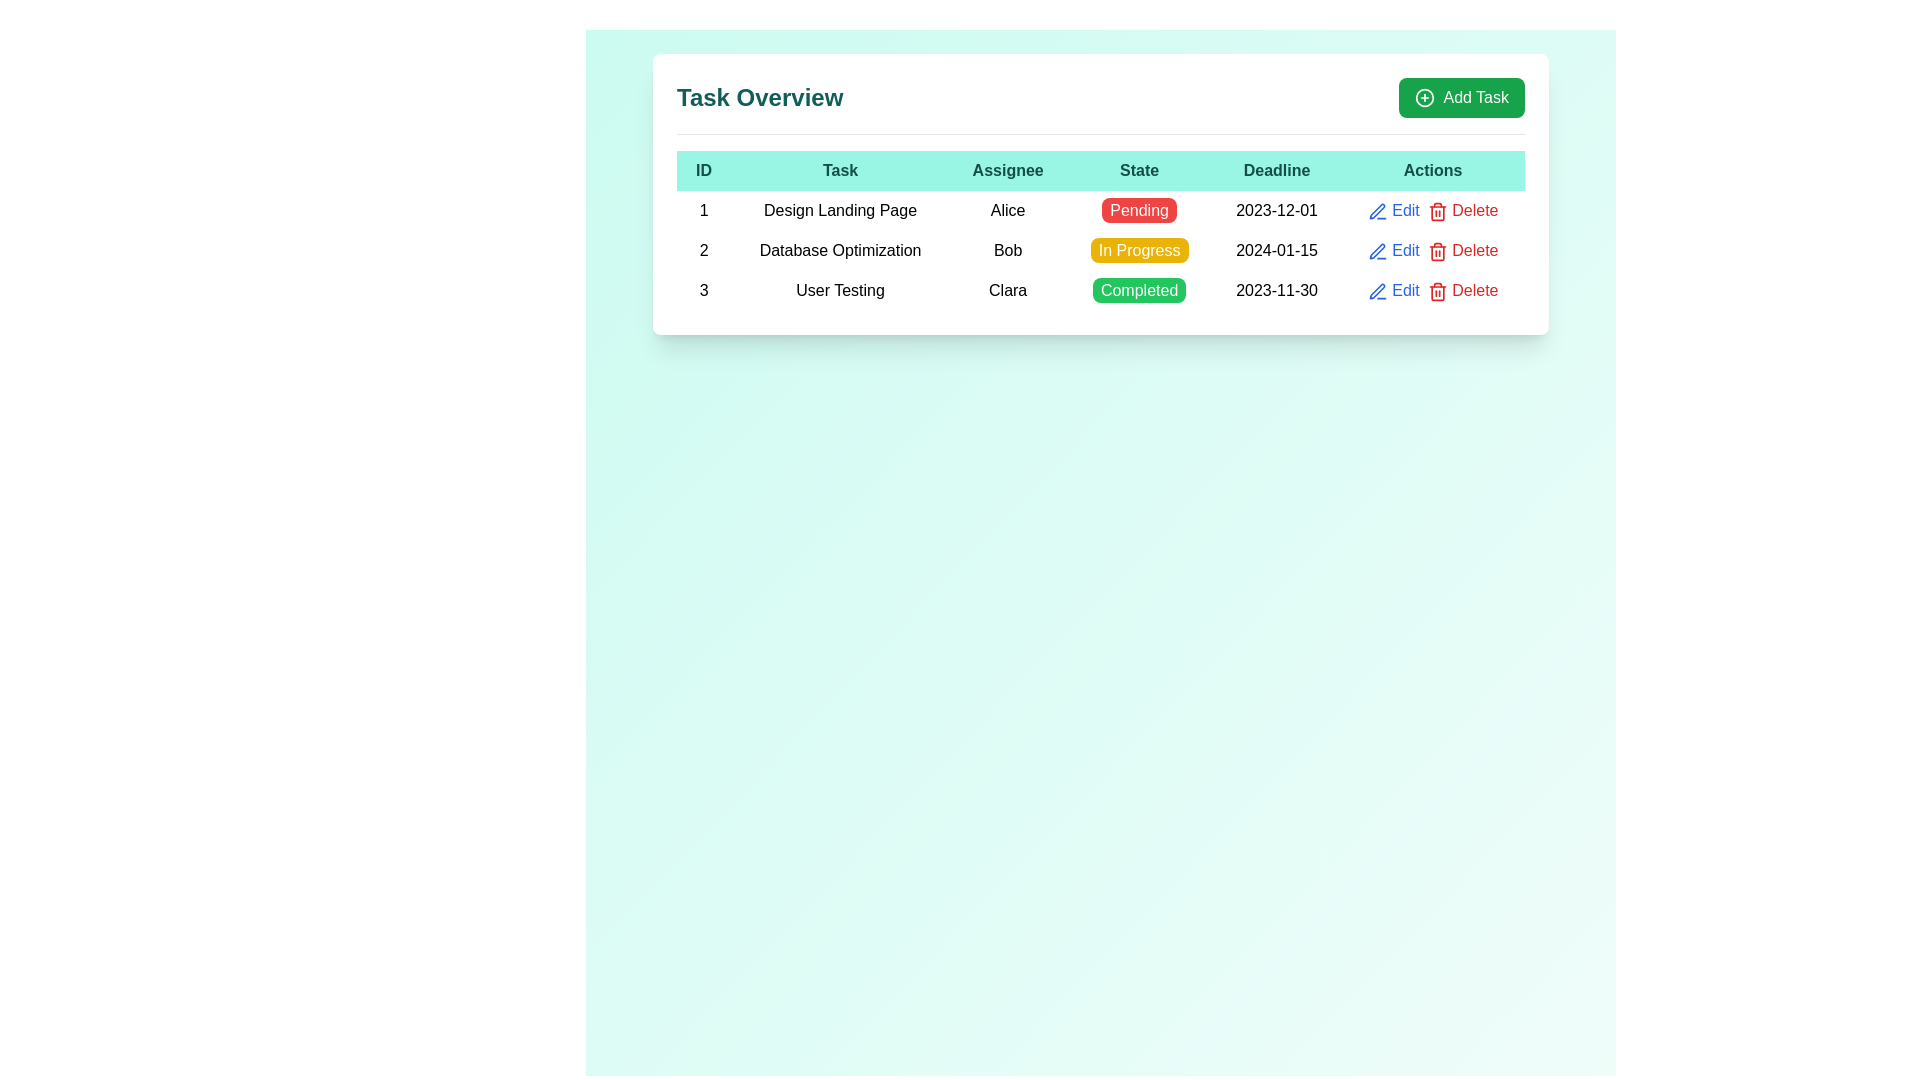  Describe the element at coordinates (1275, 290) in the screenshot. I see `the text displaying the date '2023-11-30' in the 'Deadline' column of the task list for 'User Testing' assigned to 'Clara' marked as 'Completed'` at that location.